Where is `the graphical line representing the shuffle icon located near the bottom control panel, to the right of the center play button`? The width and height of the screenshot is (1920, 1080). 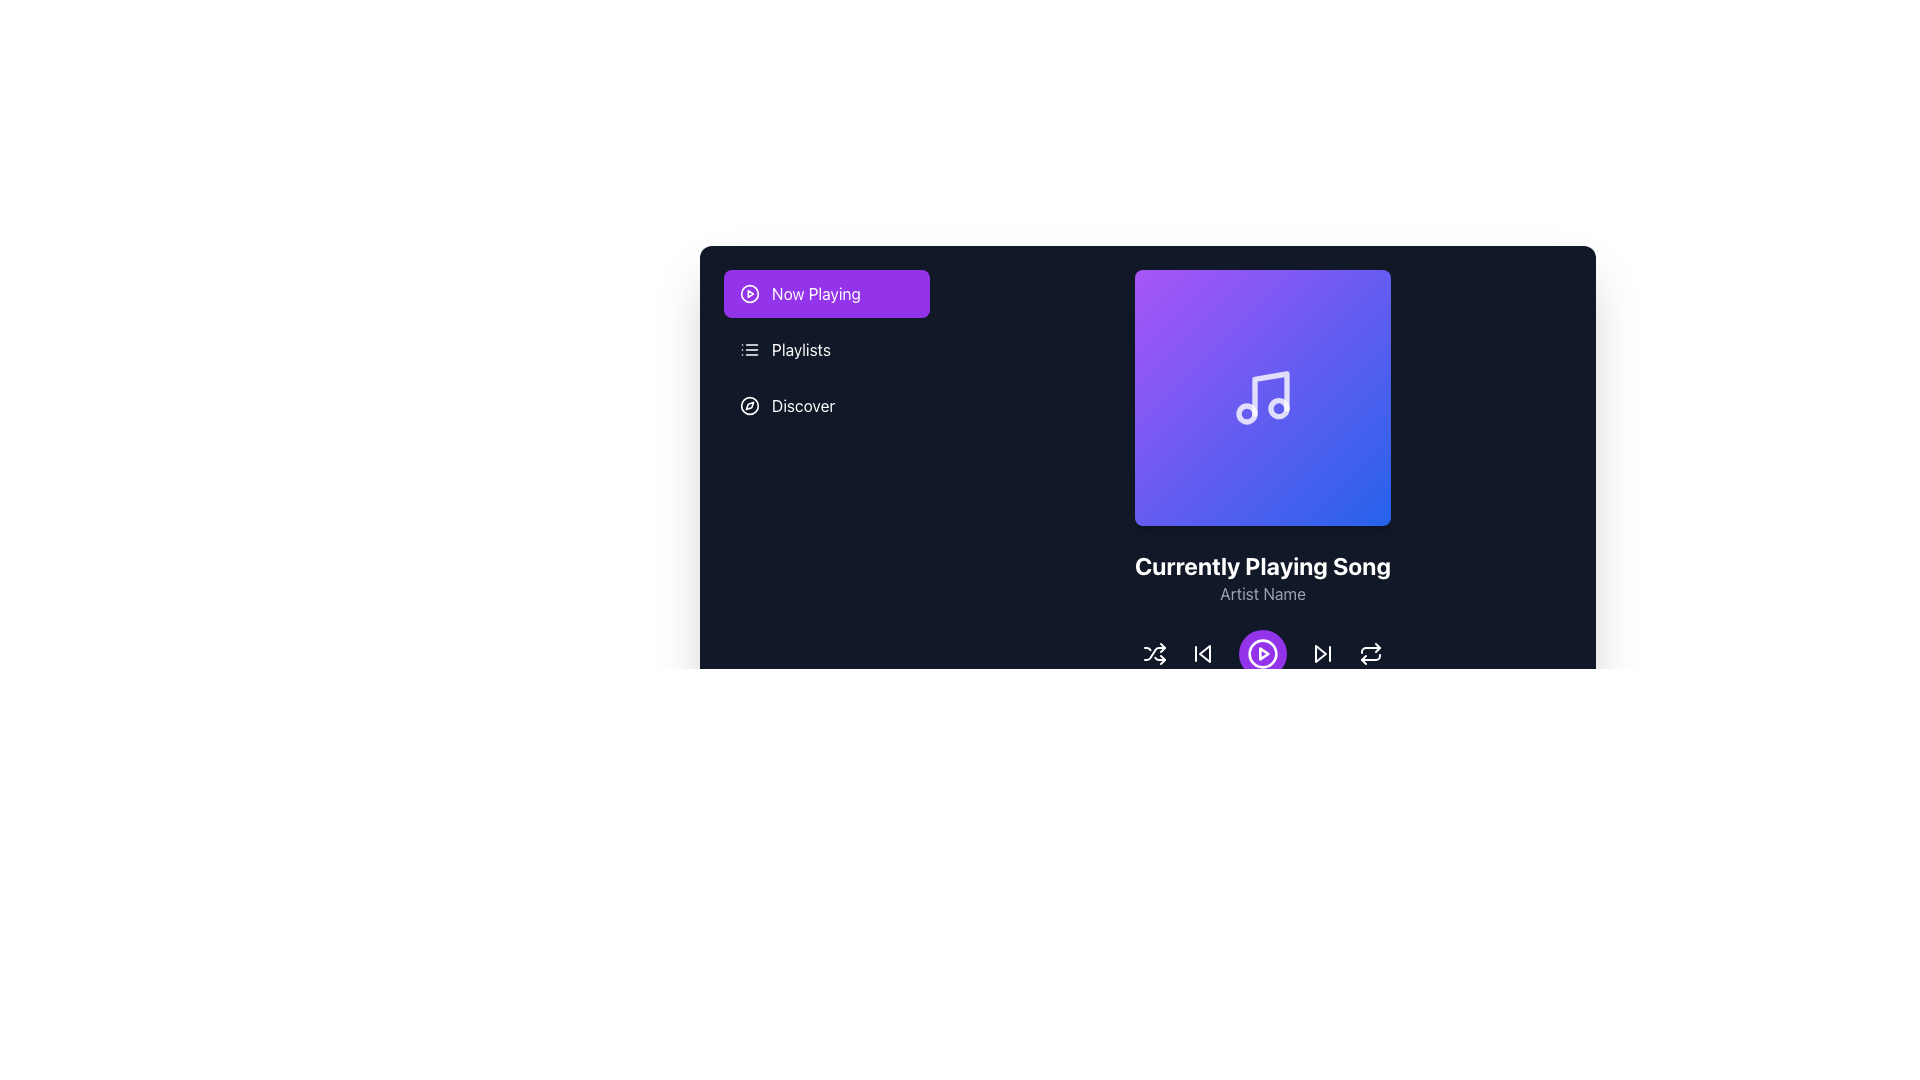 the graphical line representing the shuffle icon located near the bottom control panel, to the right of the center play button is located at coordinates (1155, 654).